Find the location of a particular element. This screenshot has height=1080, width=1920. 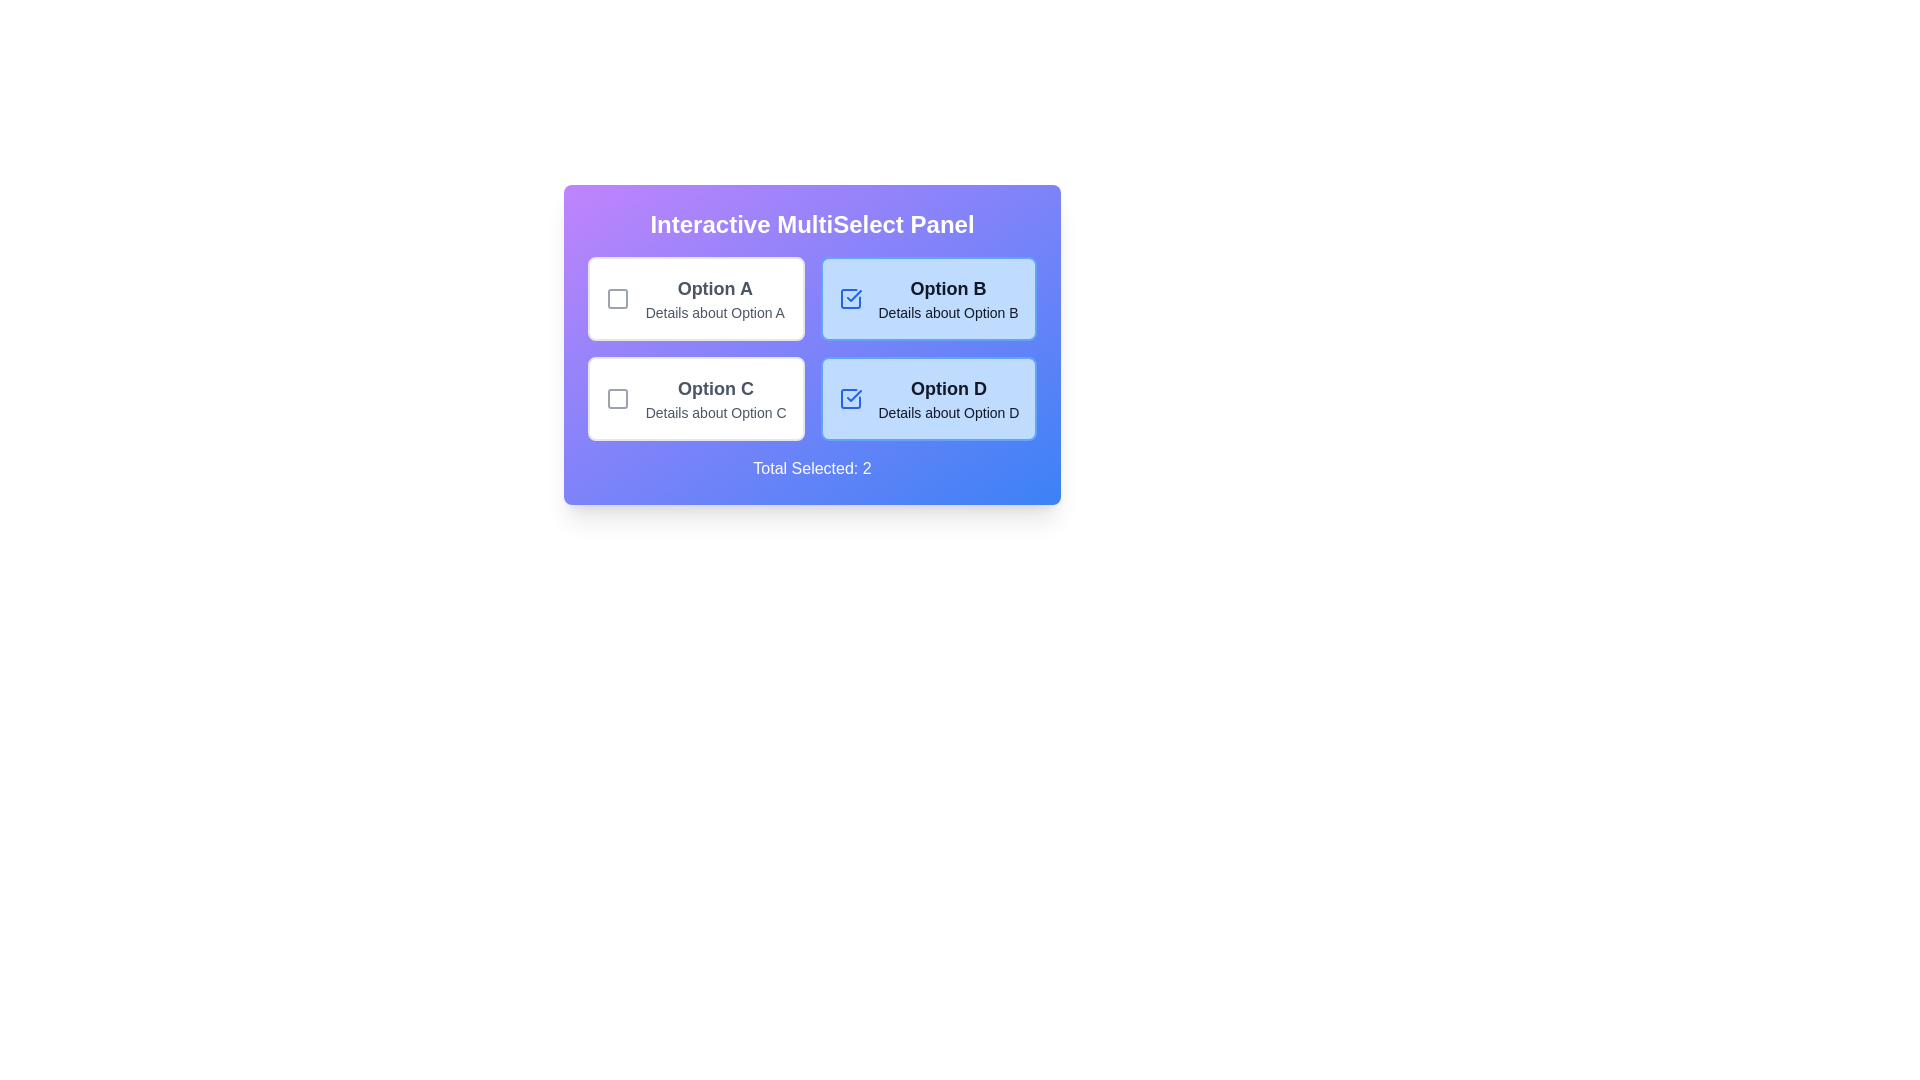

the item labeled Option D is located at coordinates (926, 398).